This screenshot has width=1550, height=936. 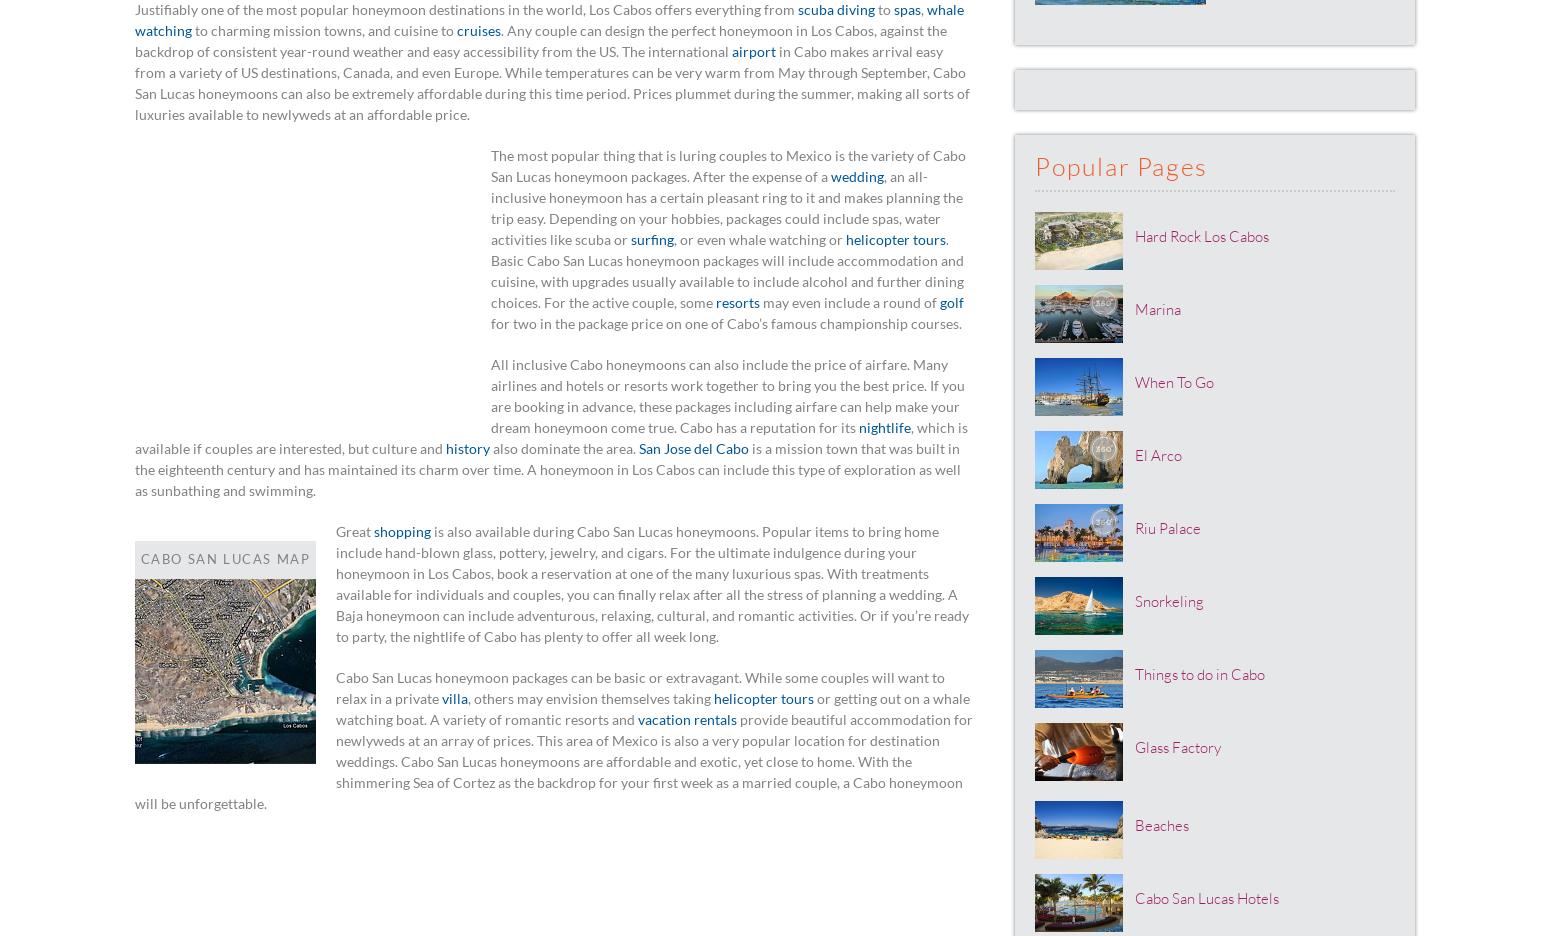 I want to click on ', which is available if couples are interested, but culture and', so click(x=135, y=437).